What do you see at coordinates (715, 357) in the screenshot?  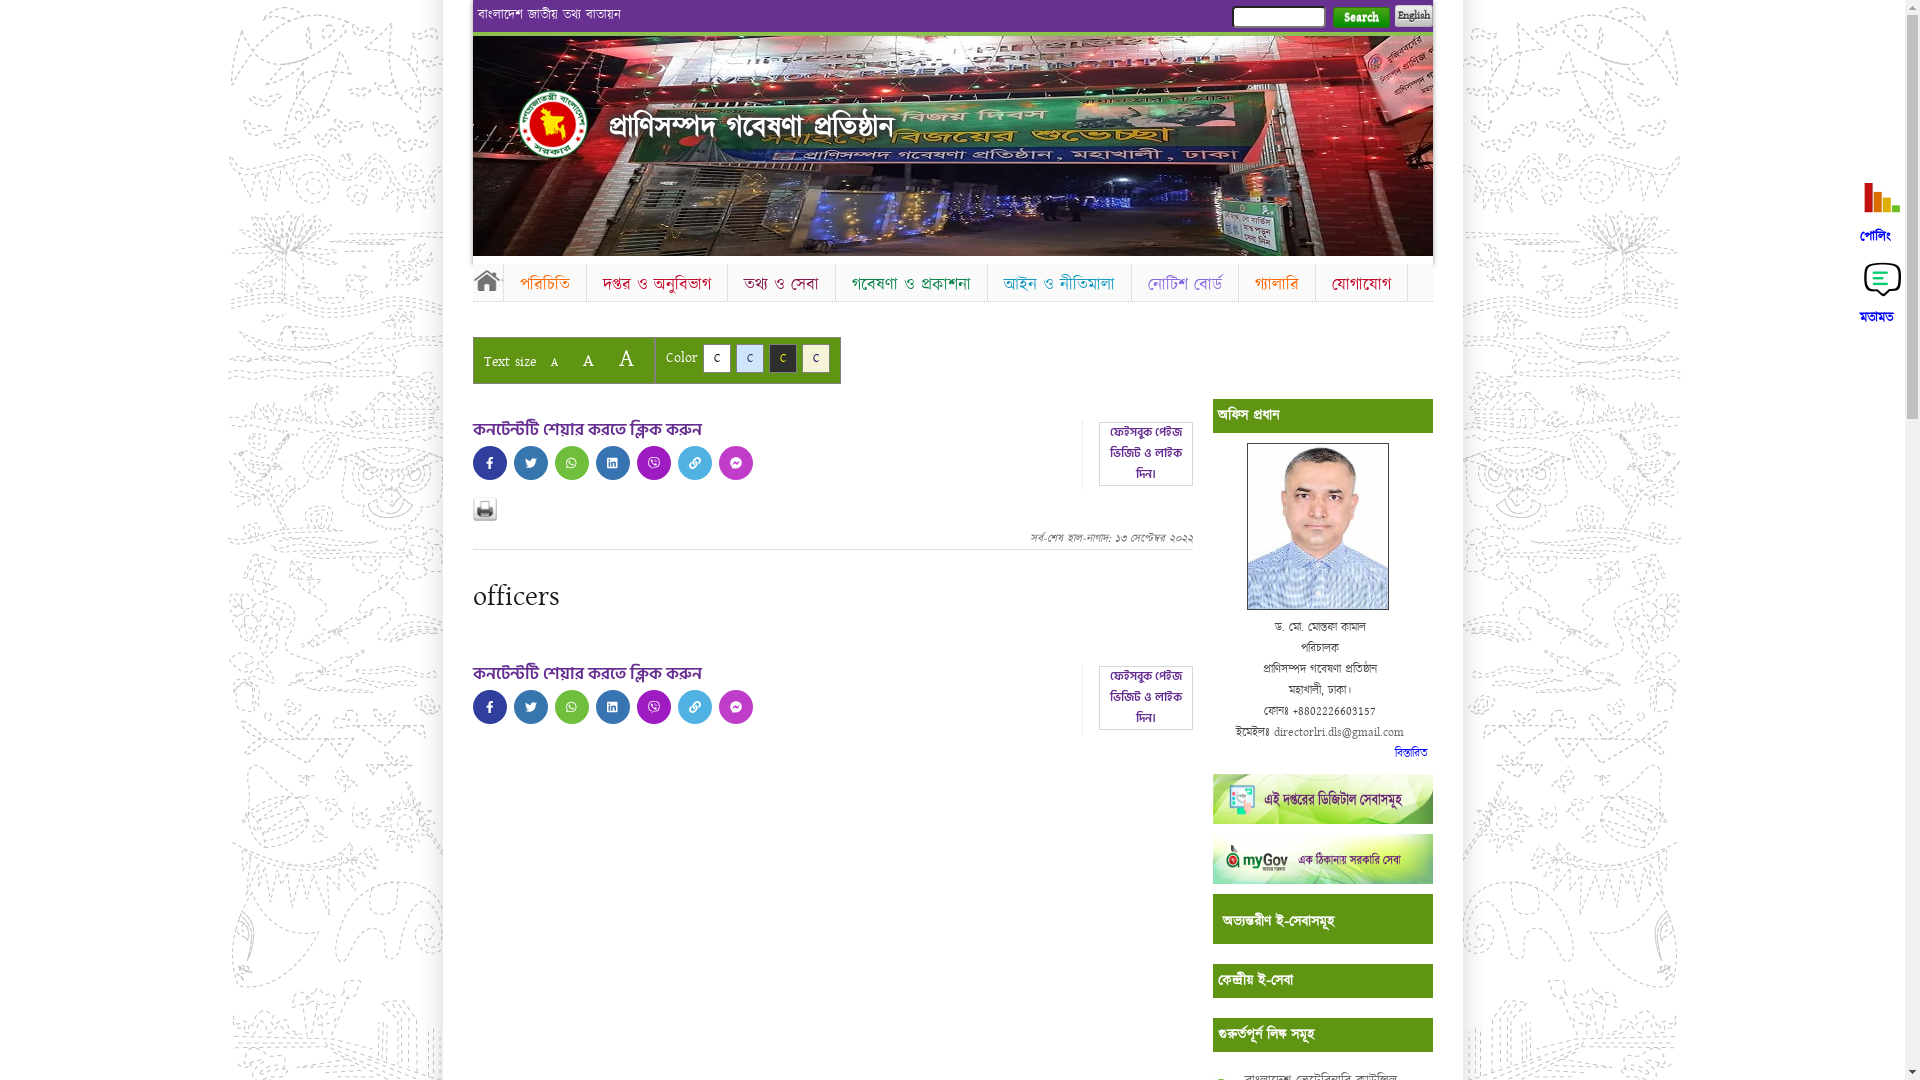 I see `'C'` at bounding box center [715, 357].